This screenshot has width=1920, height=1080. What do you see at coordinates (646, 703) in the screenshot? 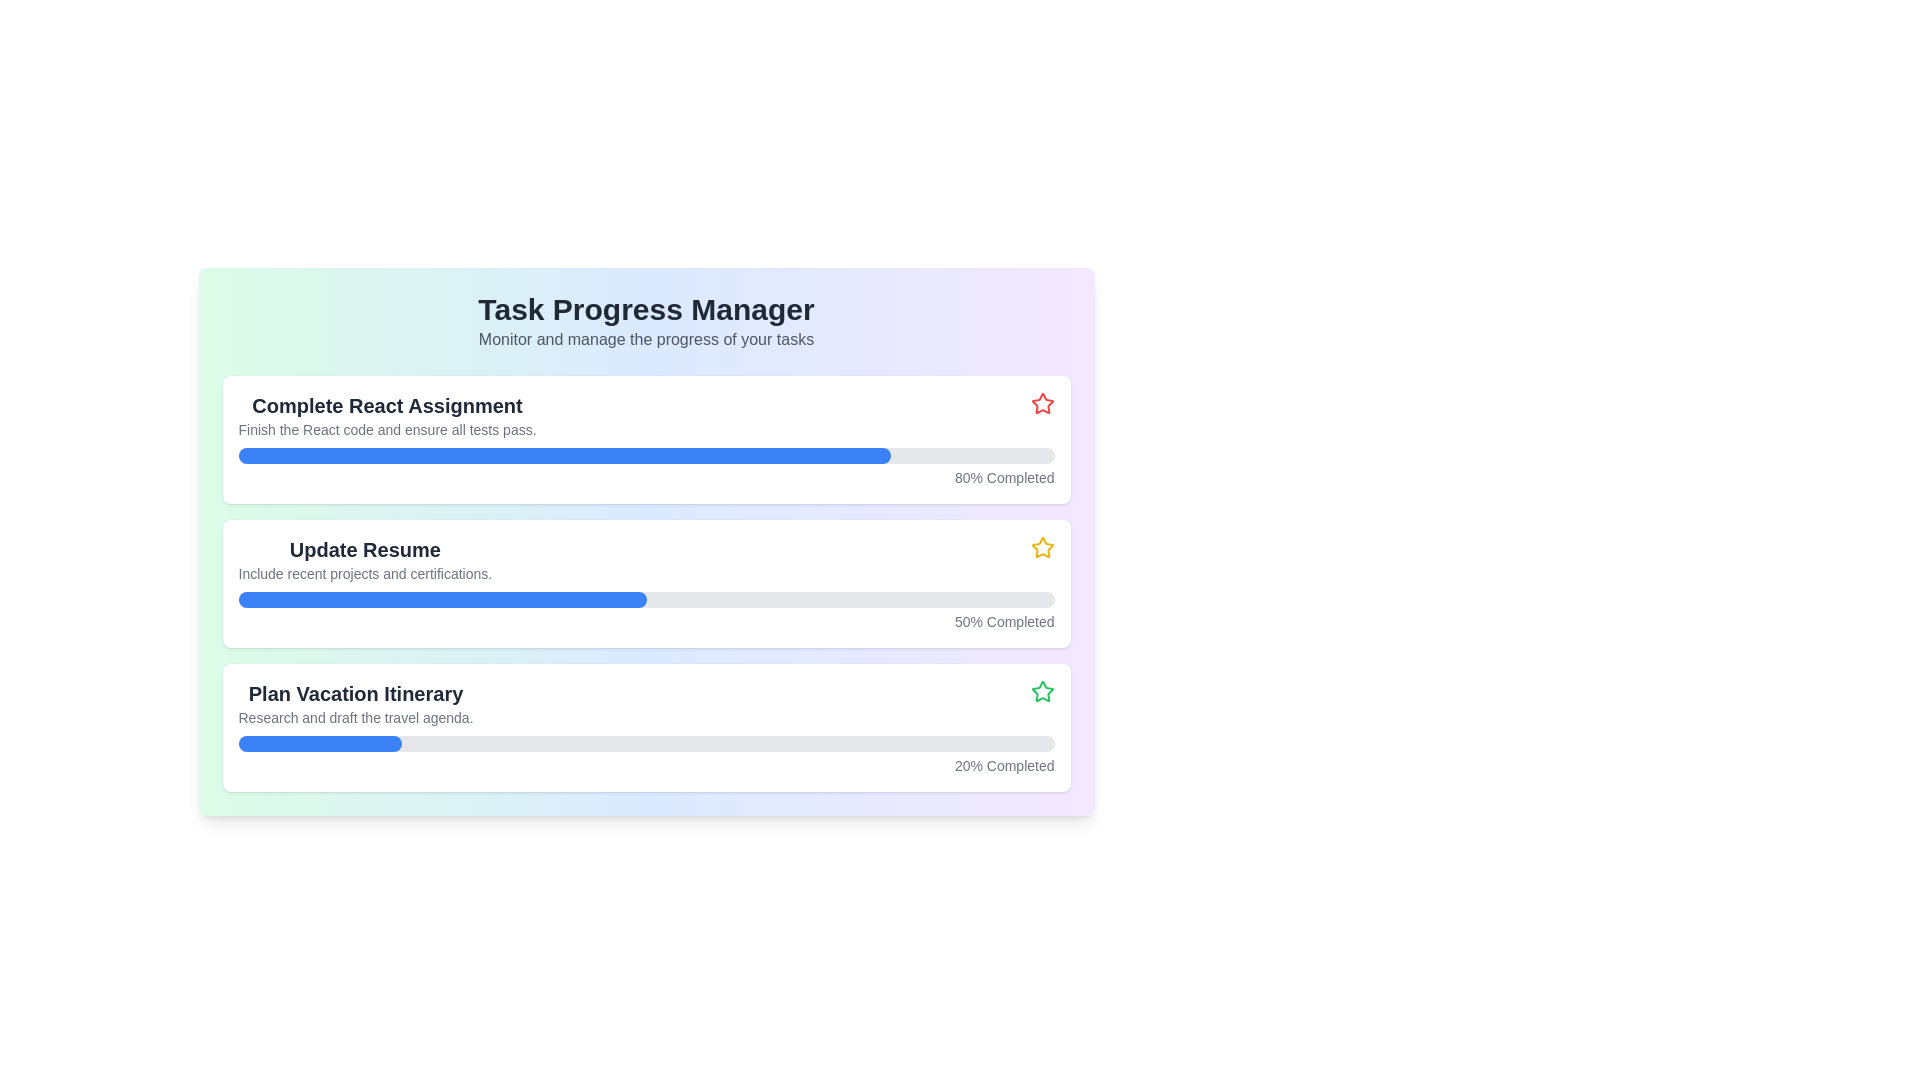
I see `the third task block` at bounding box center [646, 703].